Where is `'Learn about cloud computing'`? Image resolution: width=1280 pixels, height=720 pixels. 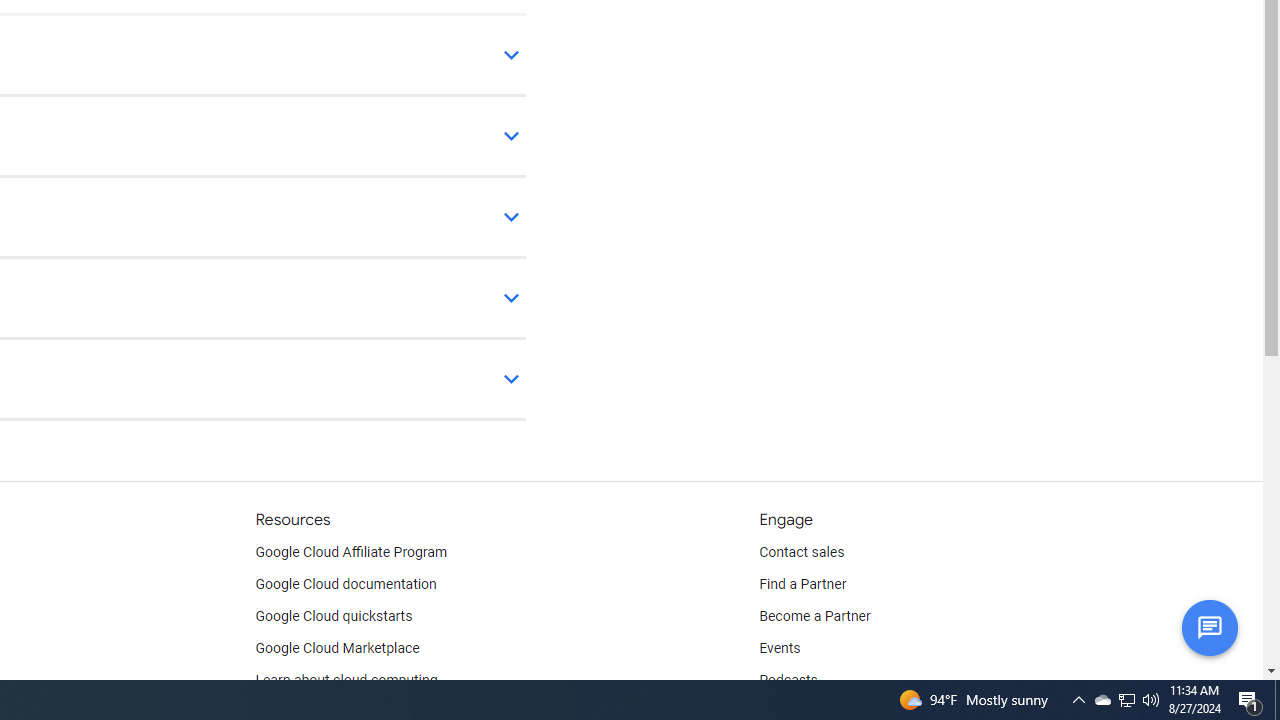 'Learn about cloud computing' is located at coordinates (346, 680).